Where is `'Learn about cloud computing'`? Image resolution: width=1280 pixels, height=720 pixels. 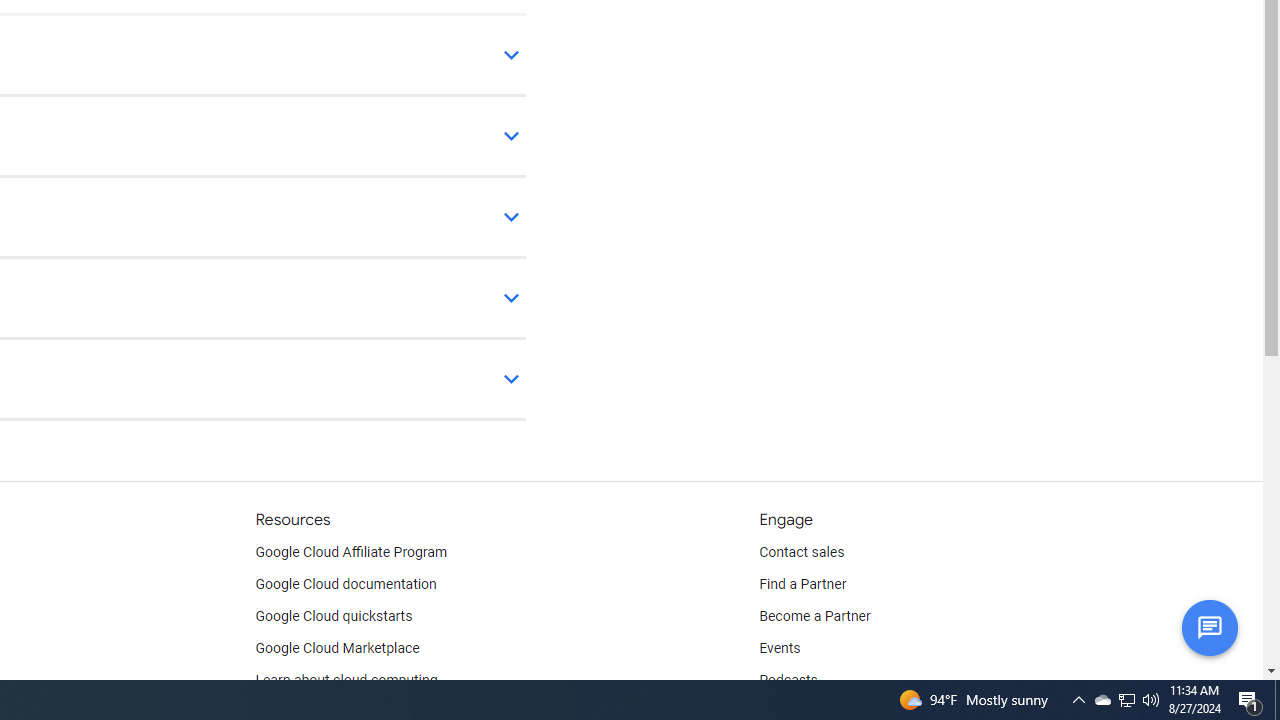 'Learn about cloud computing' is located at coordinates (346, 680).